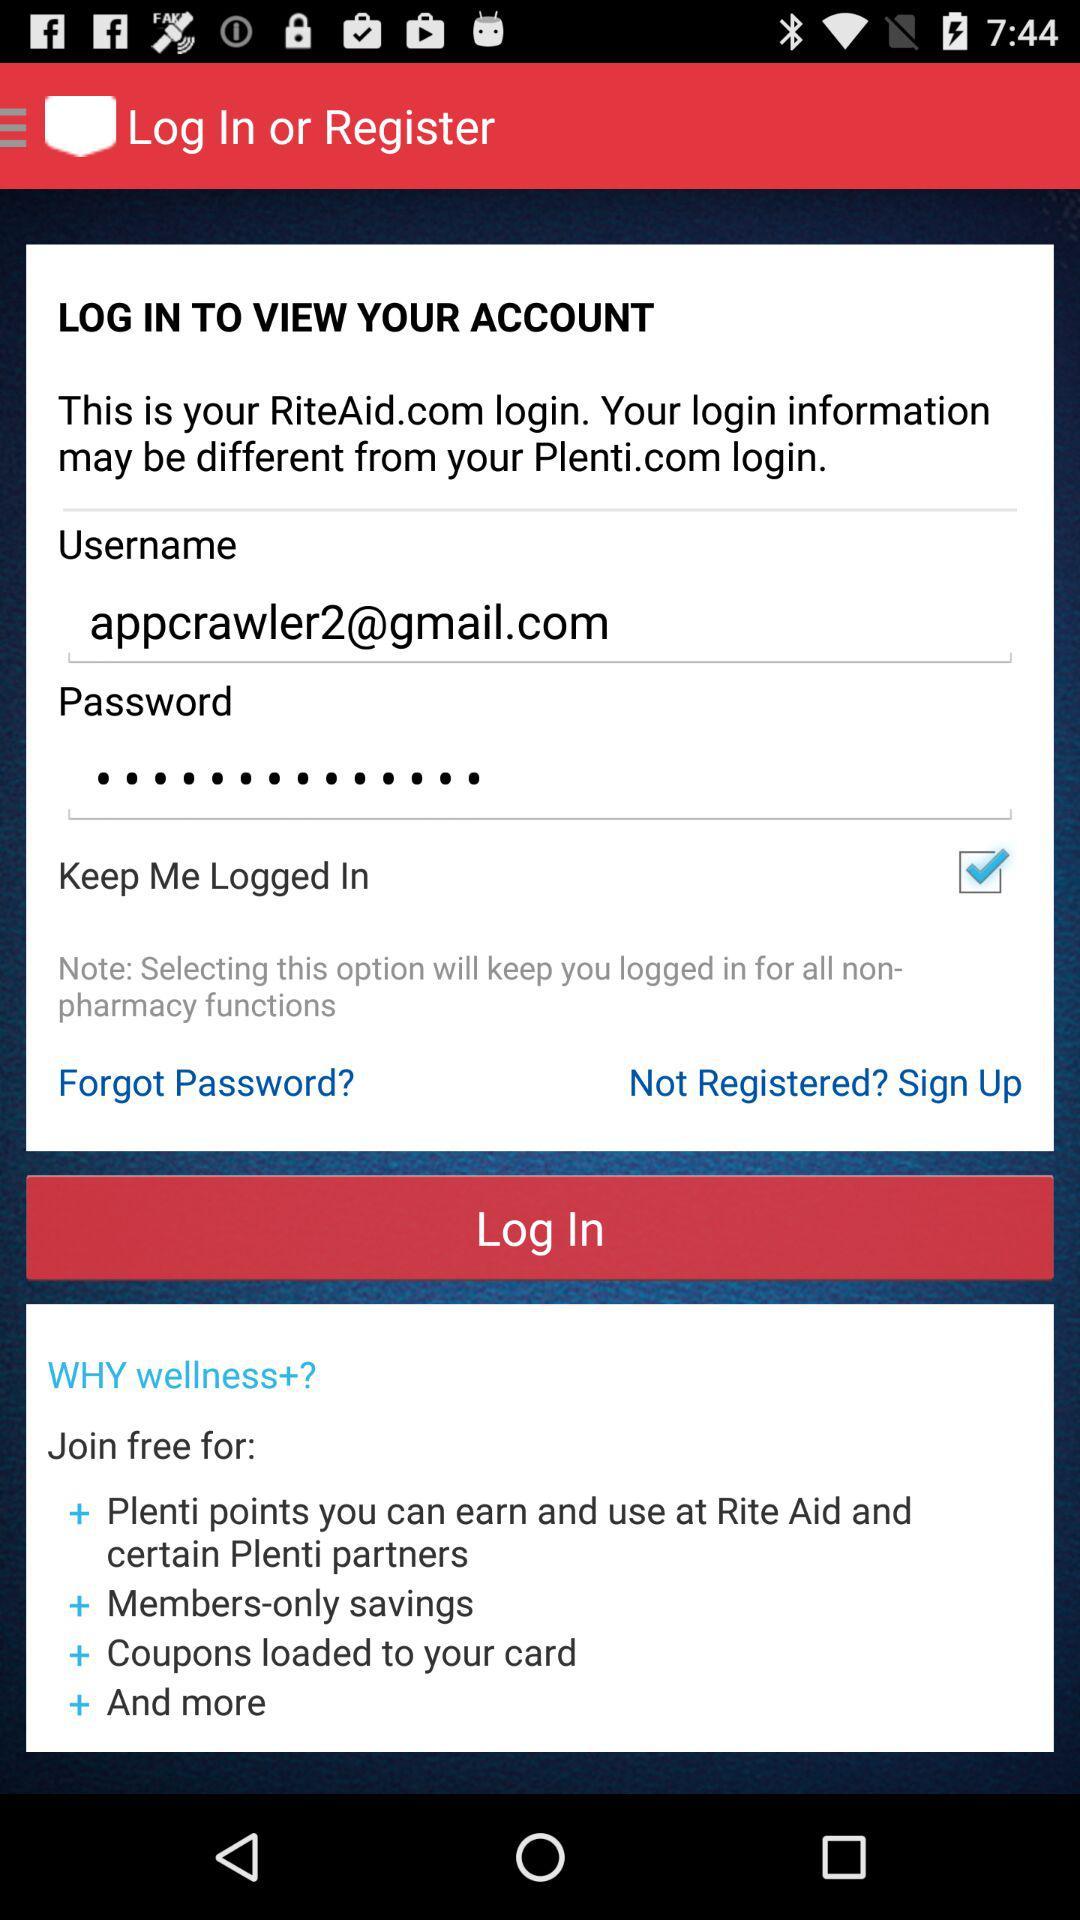 This screenshot has width=1080, height=1920. Describe the element at coordinates (979, 872) in the screenshot. I see `item to the right of the keep me logged` at that location.